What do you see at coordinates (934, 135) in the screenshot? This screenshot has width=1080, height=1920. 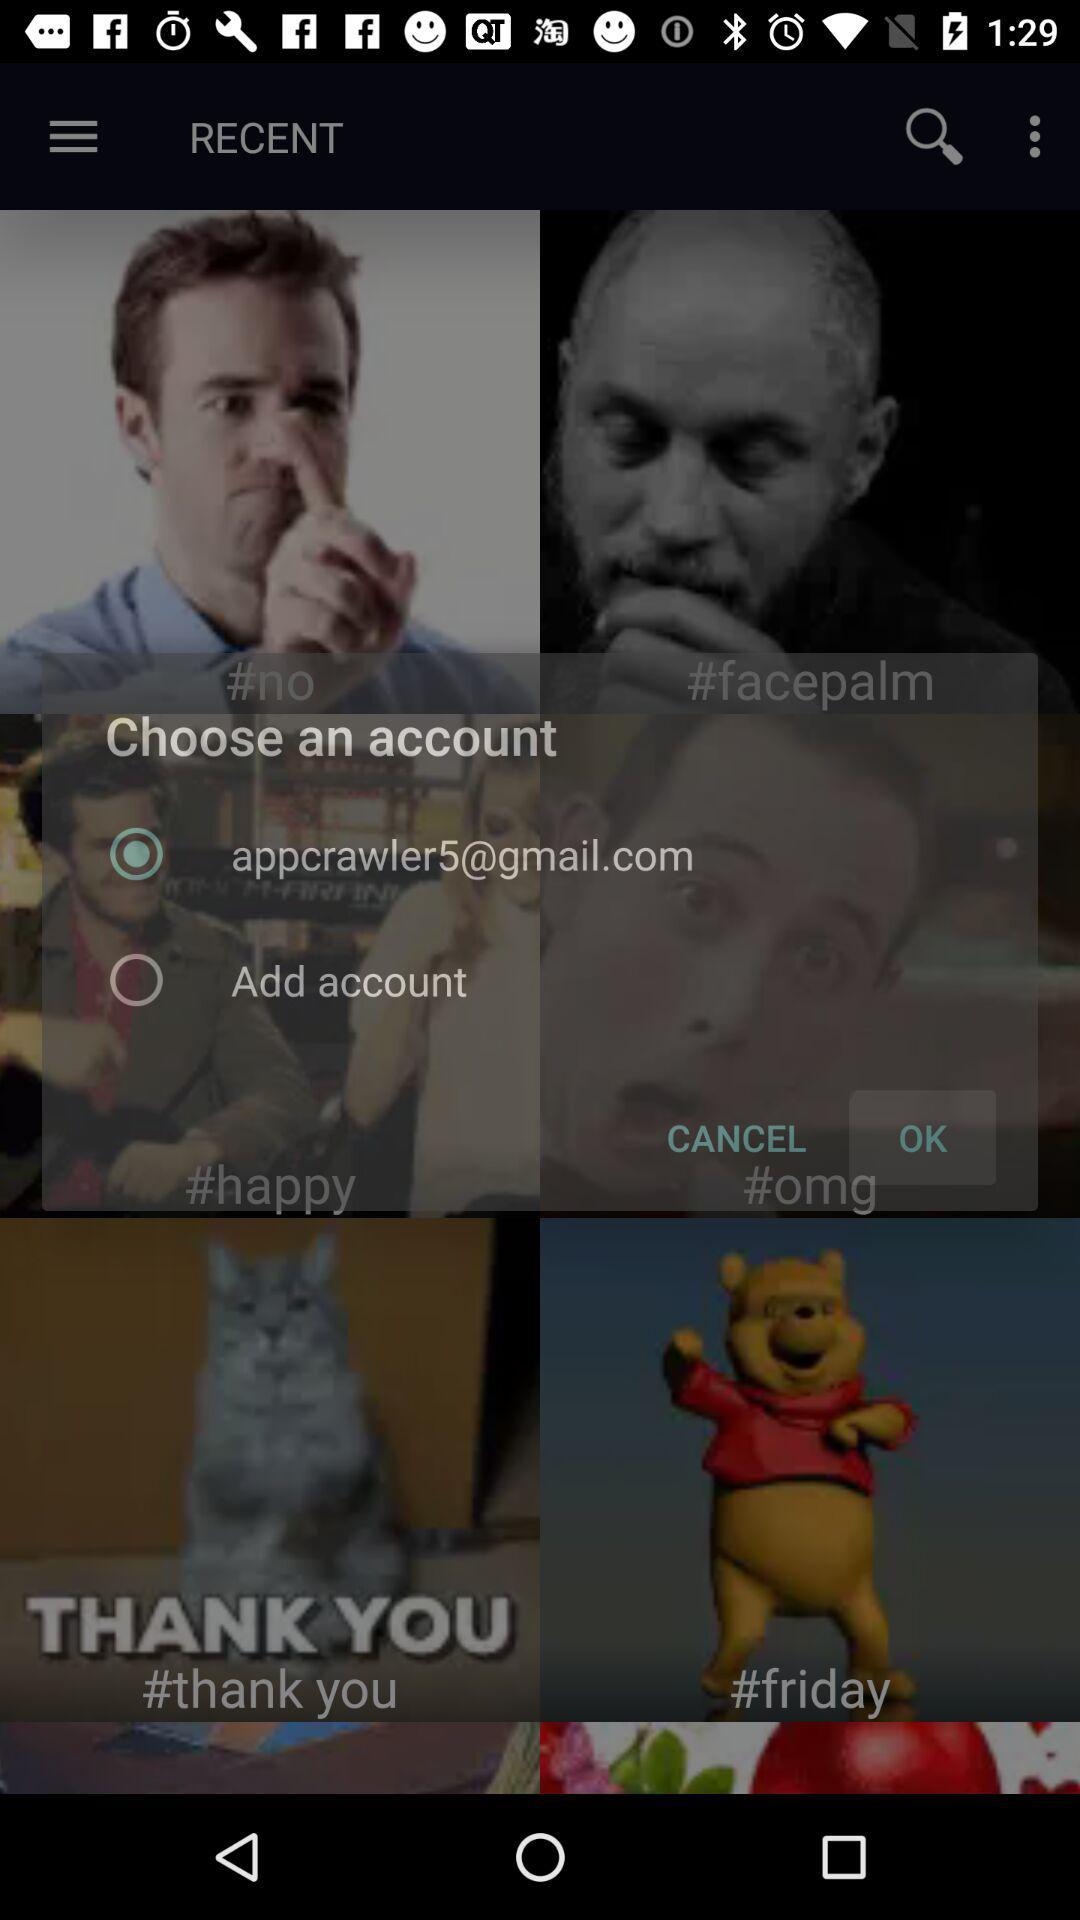 I see `searching options` at bounding box center [934, 135].